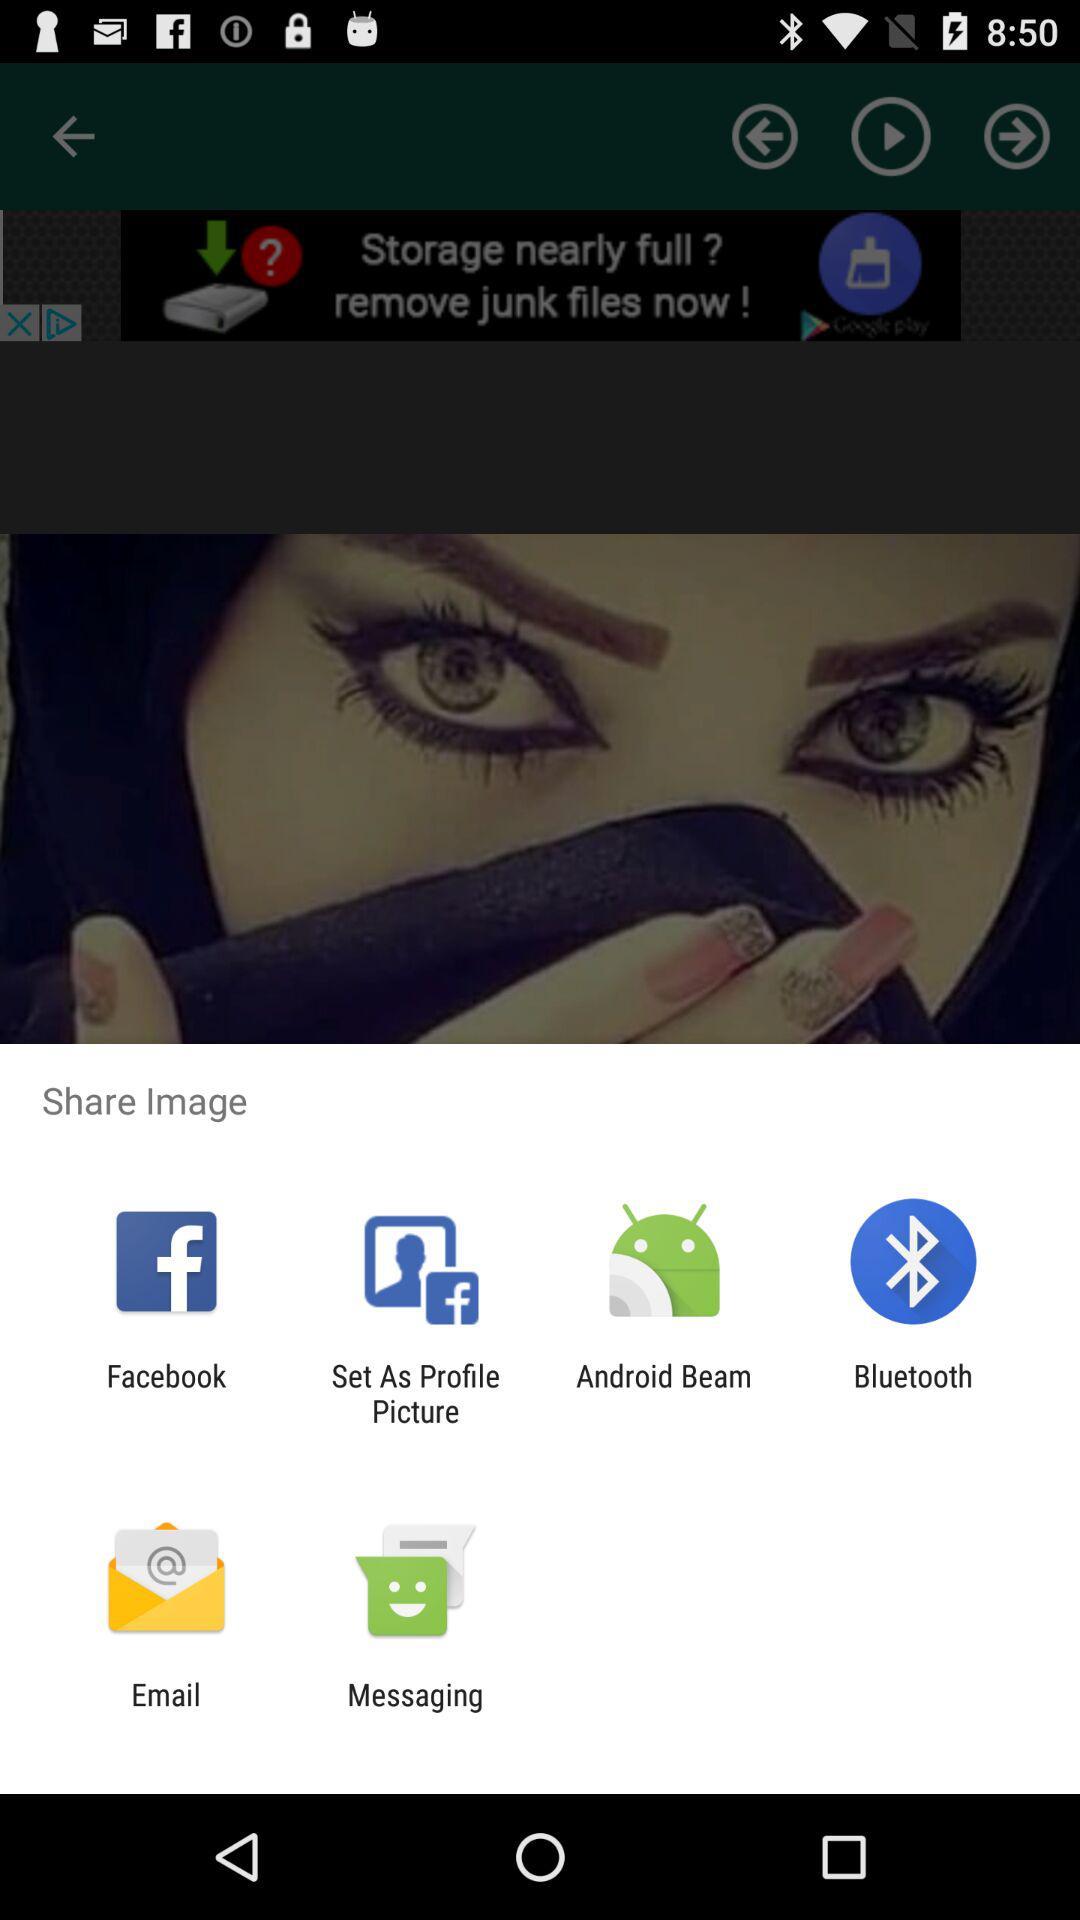 The image size is (1080, 1920). Describe the element at coordinates (414, 1392) in the screenshot. I see `item to the left of the android beam item` at that location.